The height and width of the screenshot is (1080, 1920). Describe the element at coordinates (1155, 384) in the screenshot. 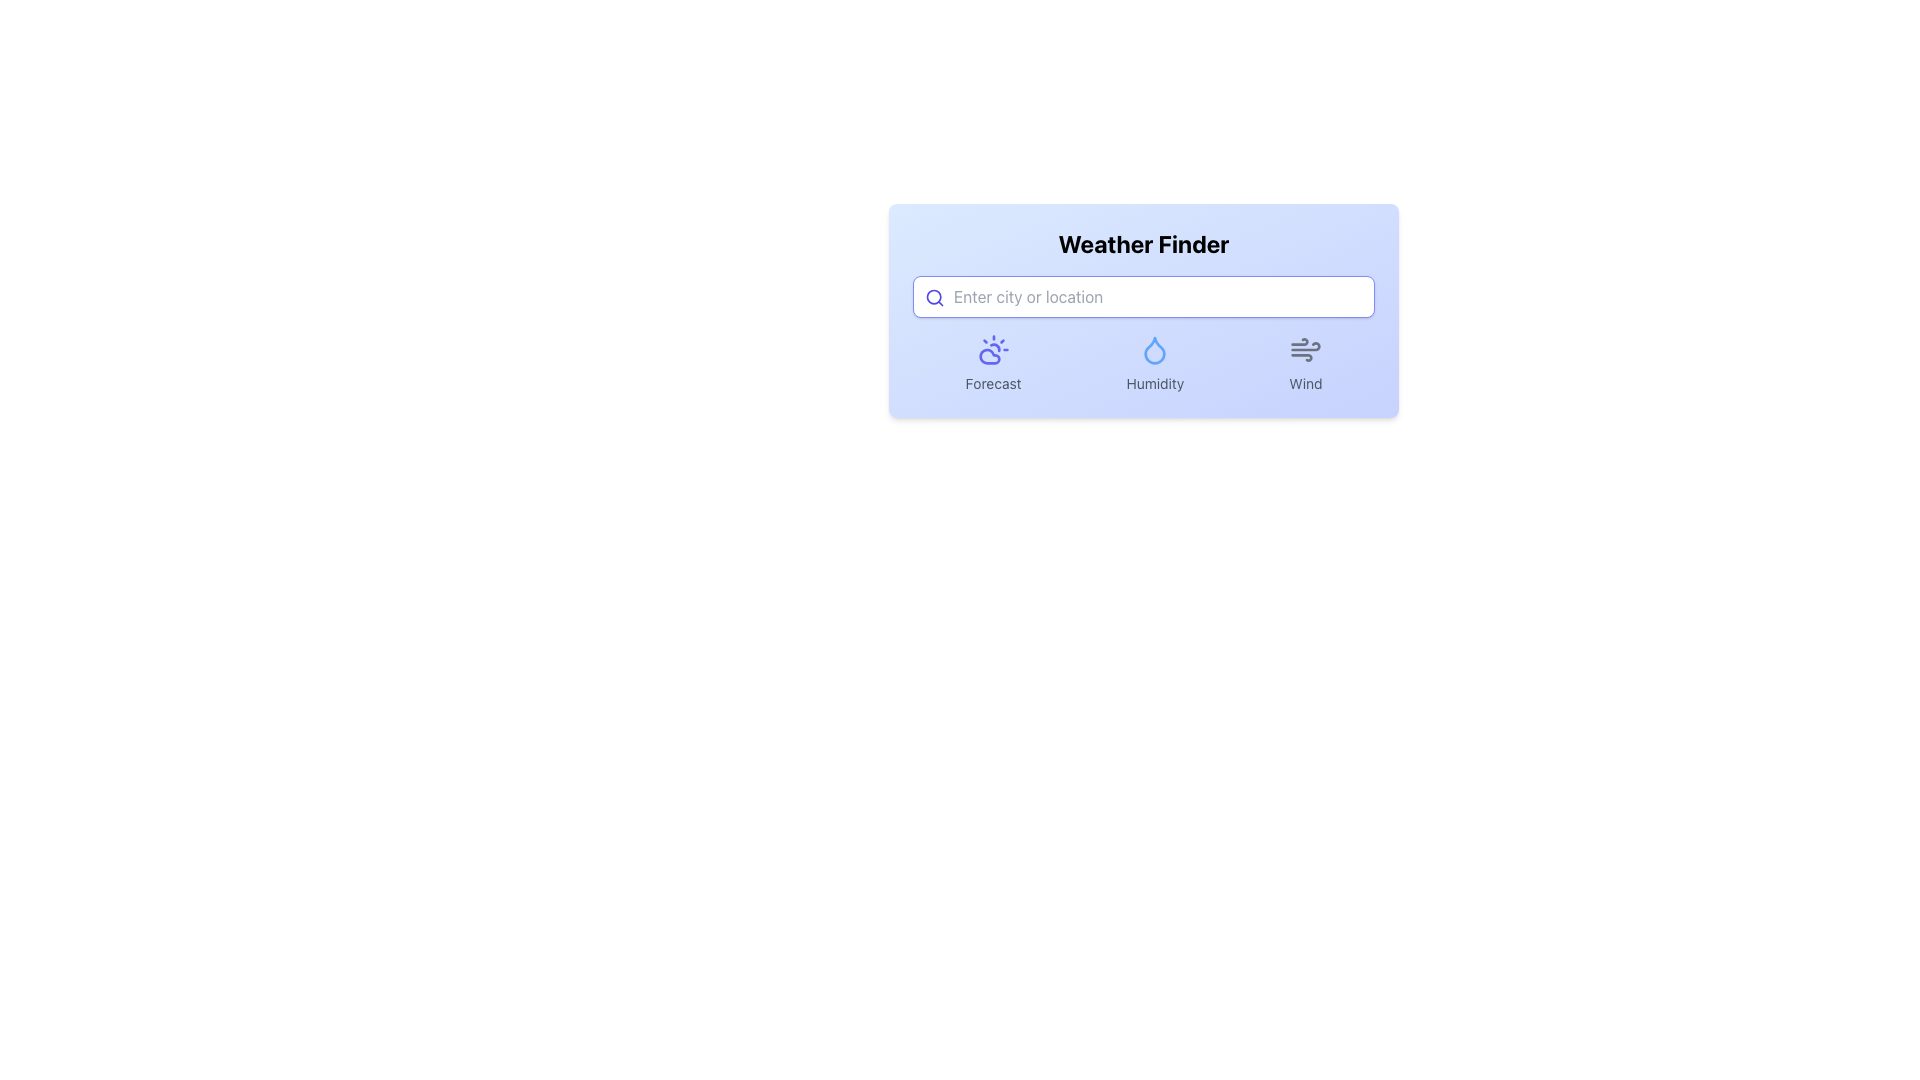

I see `the 'Humidity' text label, which is styled in gray and located under the droplet icon in the second column of weather information categories` at that location.